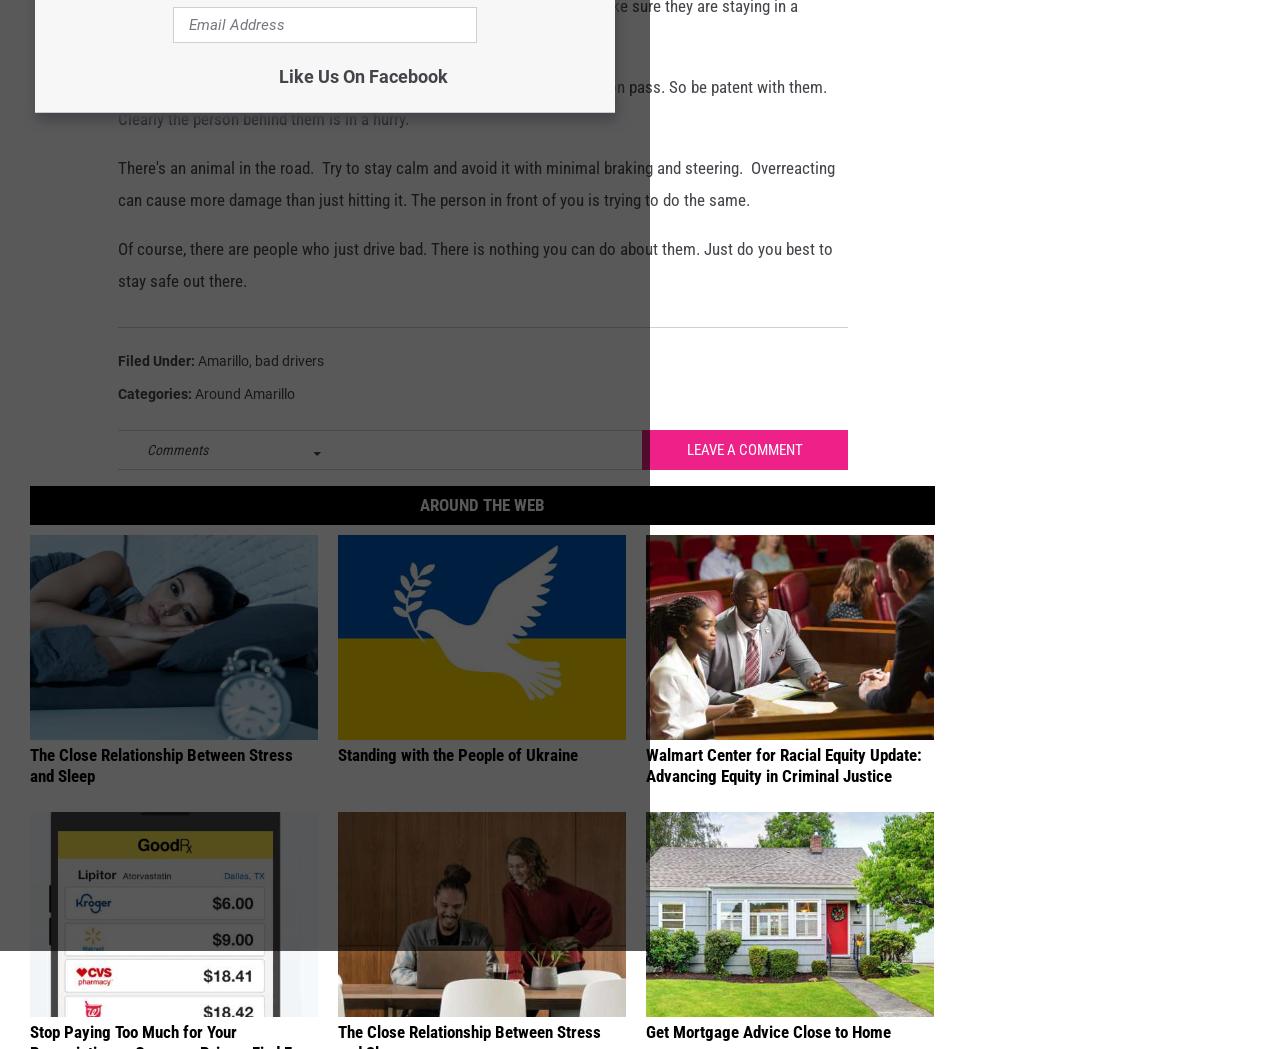 This screenshot has height=1049, width=1286. I want to click on 'Around The Web', so click(480, 536).